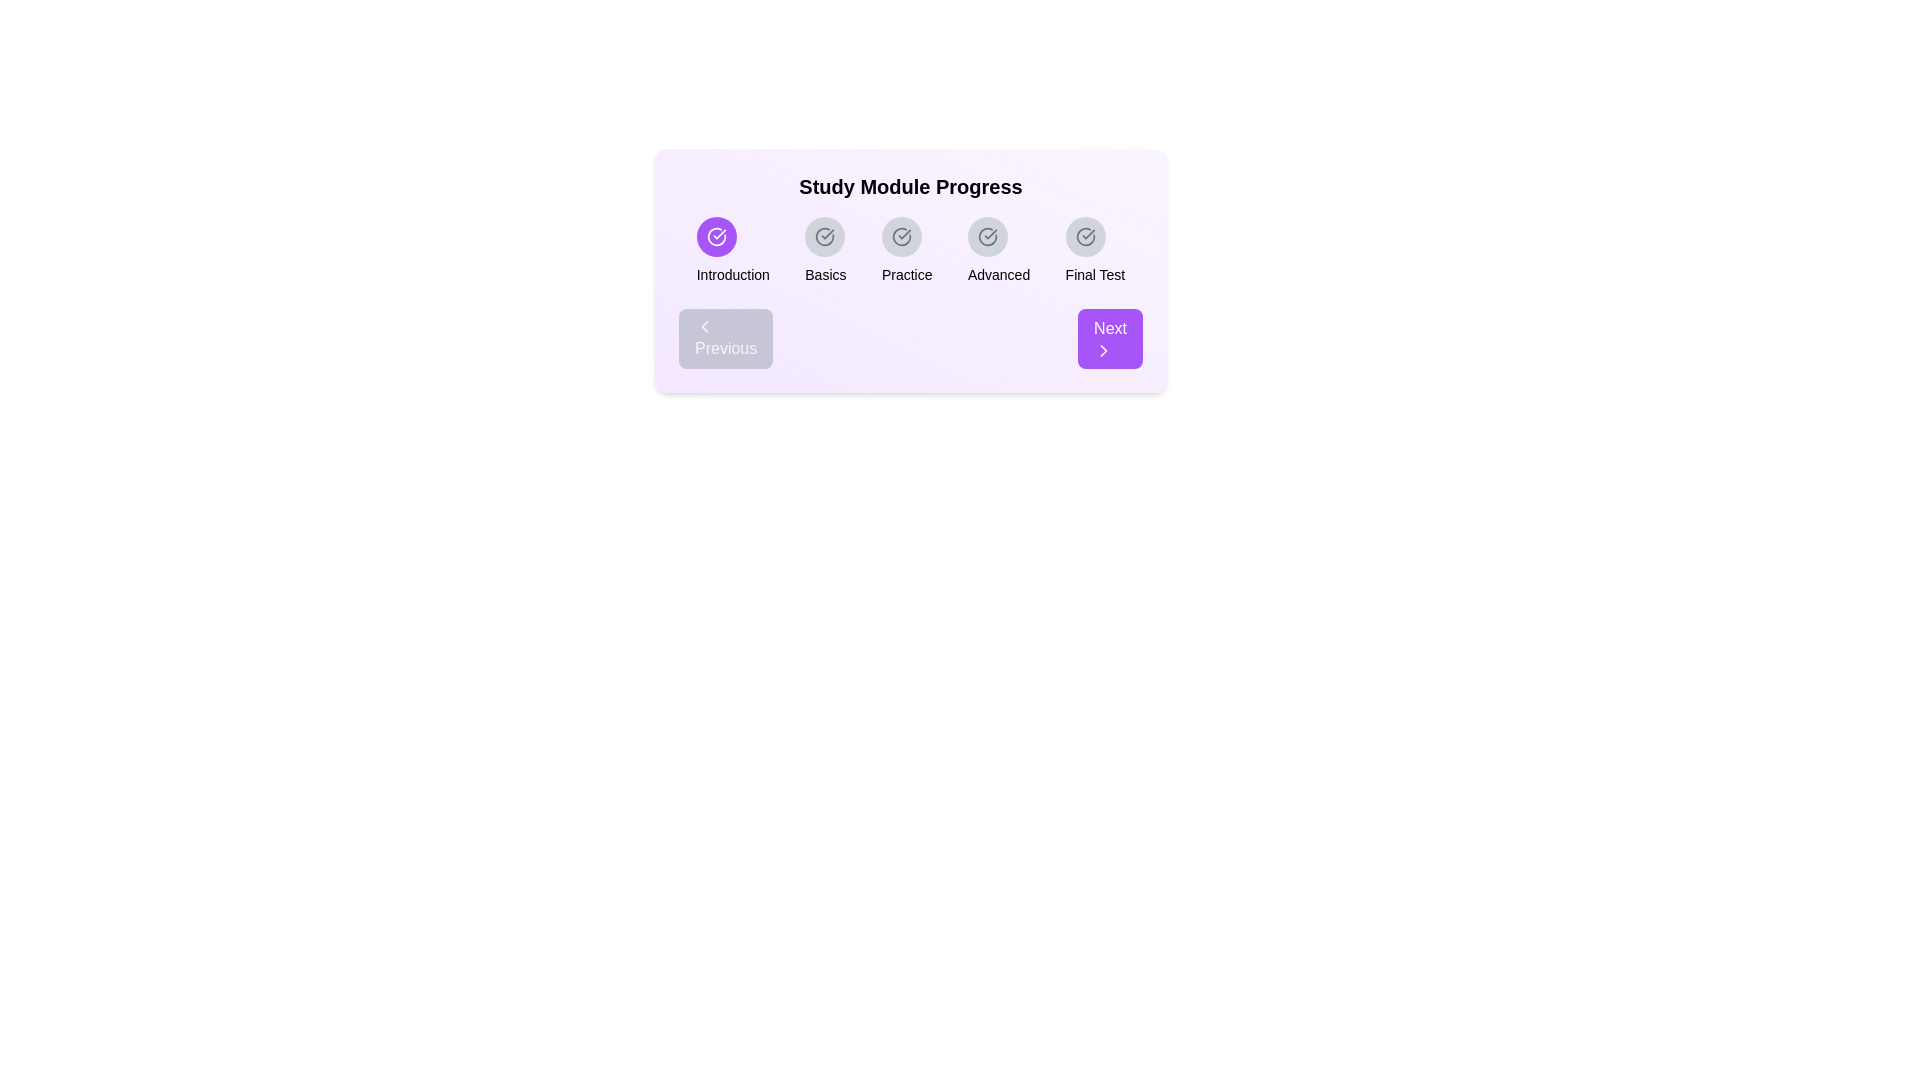  I want to click on the circular icon with a light gray background and a checkmark in its center, so click(825, 235).